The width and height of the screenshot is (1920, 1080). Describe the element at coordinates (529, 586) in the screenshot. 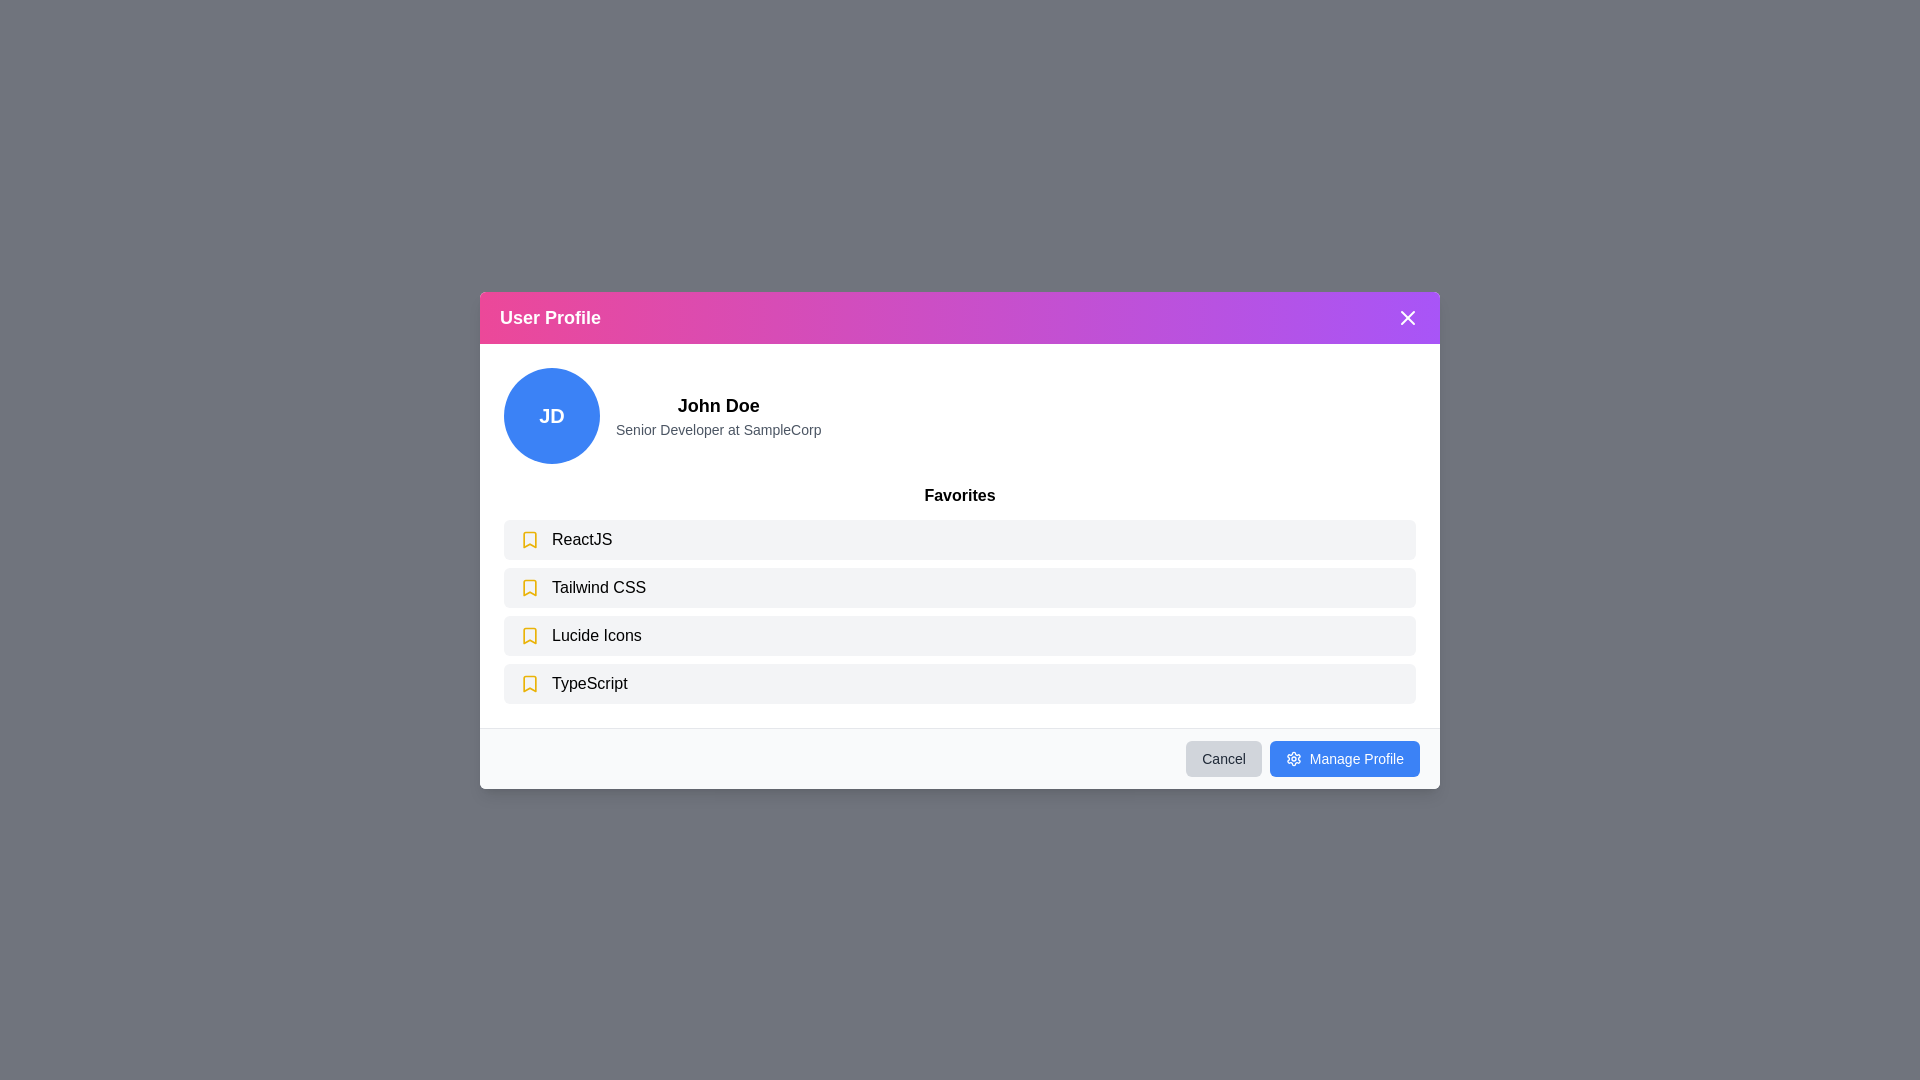

I see `the bookmark icon for 'Tailwind CSS'` at that location.